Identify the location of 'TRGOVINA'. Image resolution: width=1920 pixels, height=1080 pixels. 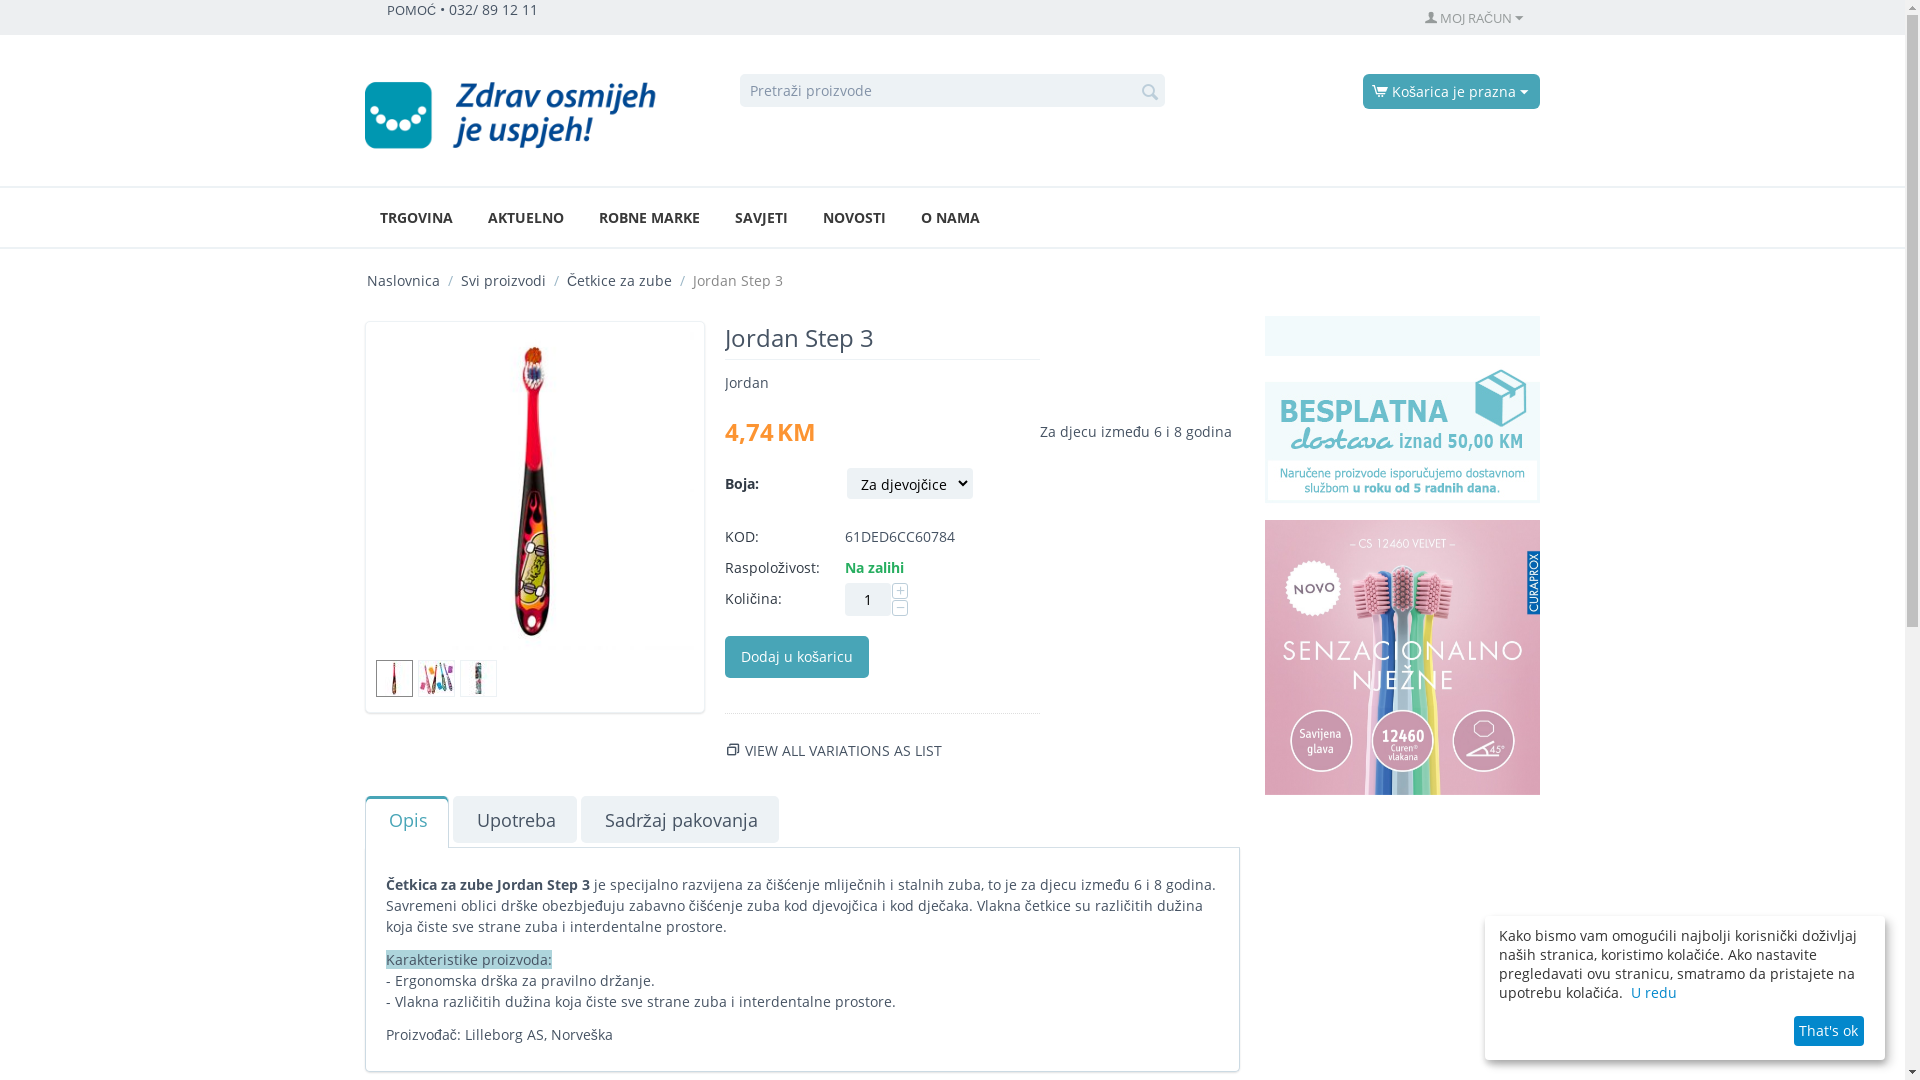
(415, 217).